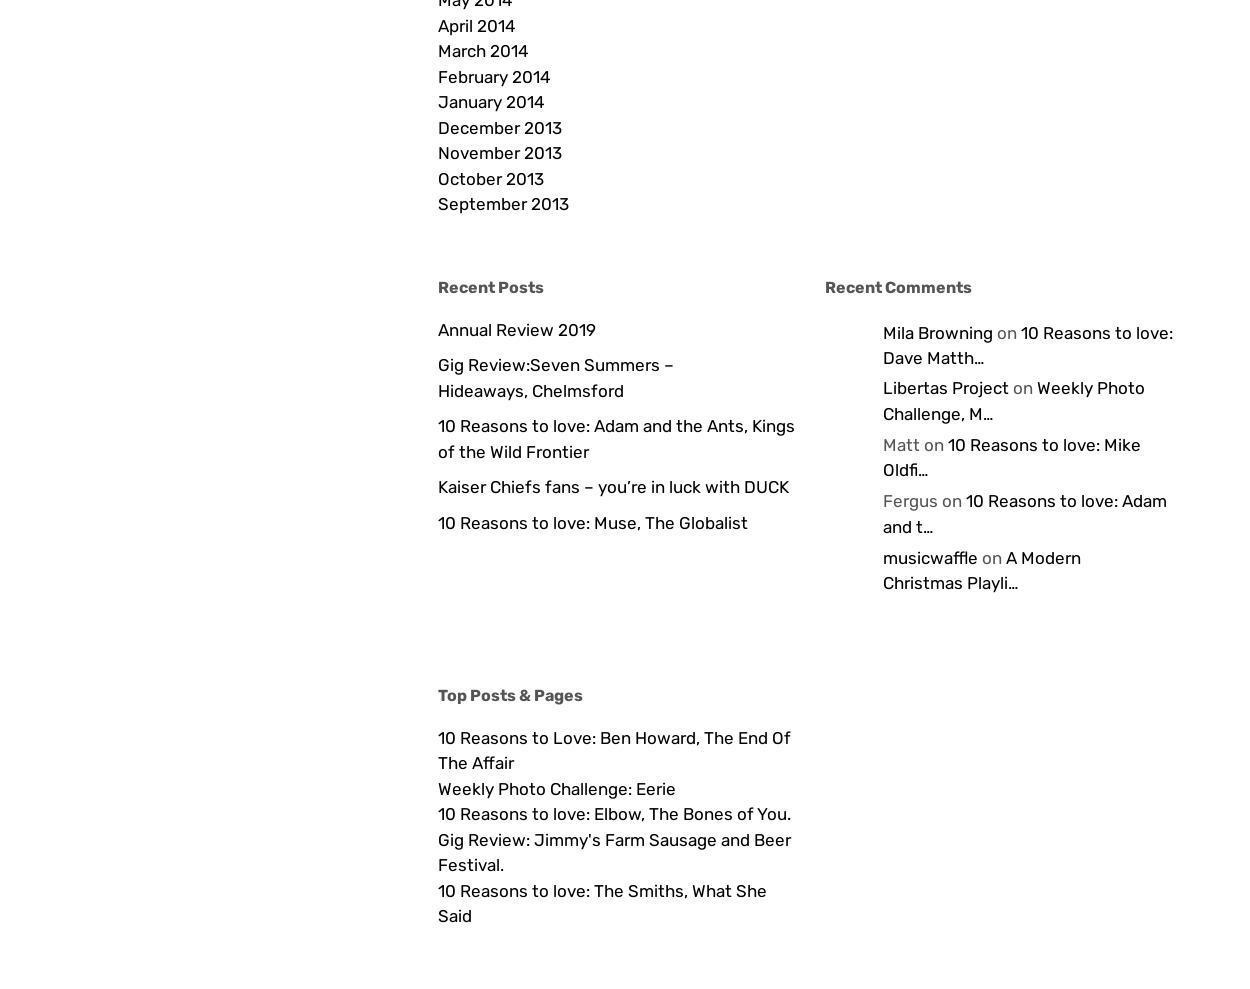  Describe the element at coordinates (555, 376) in the screenshot. I see `'Gig Review:Seven Summers – Hideaways, Chelmsford'` at that location.